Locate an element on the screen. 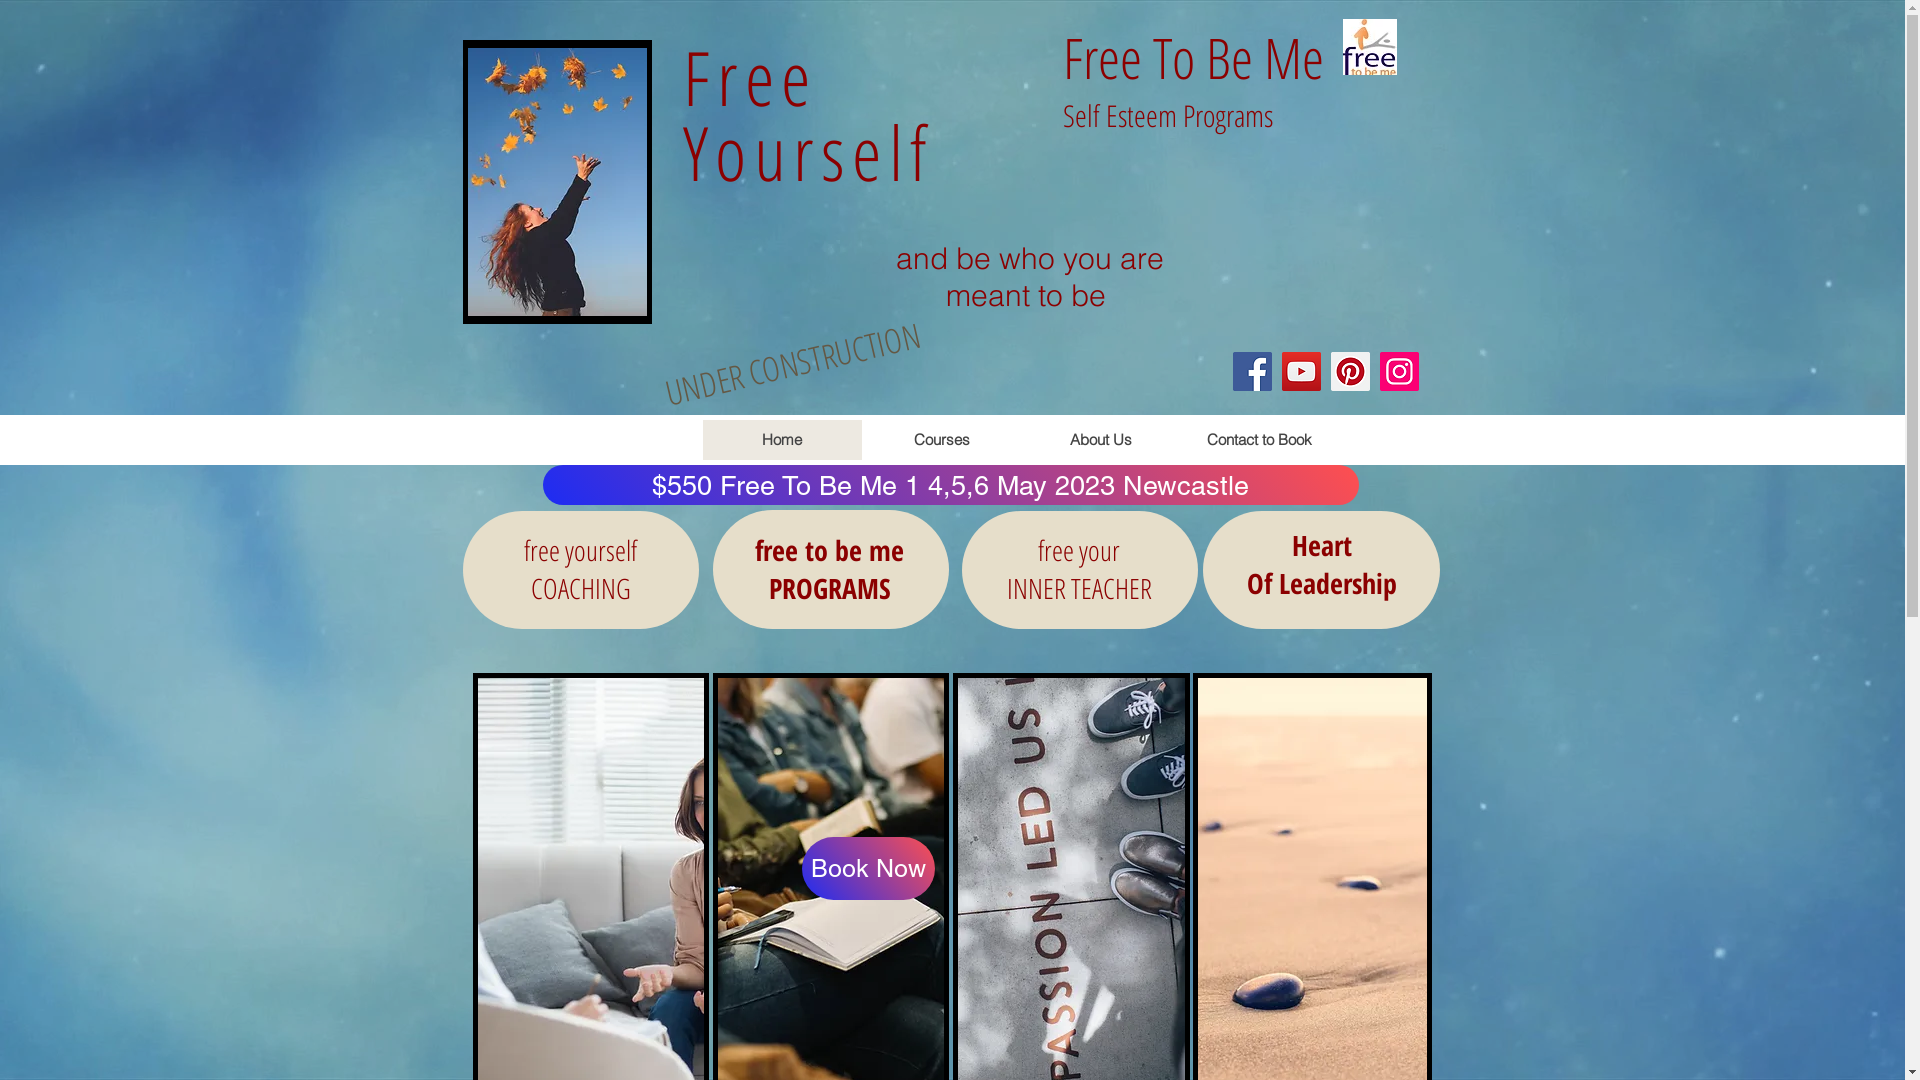 The height and width of the screenshot is (1080, 1920). 'Home' is located at coordinates (780, 438).